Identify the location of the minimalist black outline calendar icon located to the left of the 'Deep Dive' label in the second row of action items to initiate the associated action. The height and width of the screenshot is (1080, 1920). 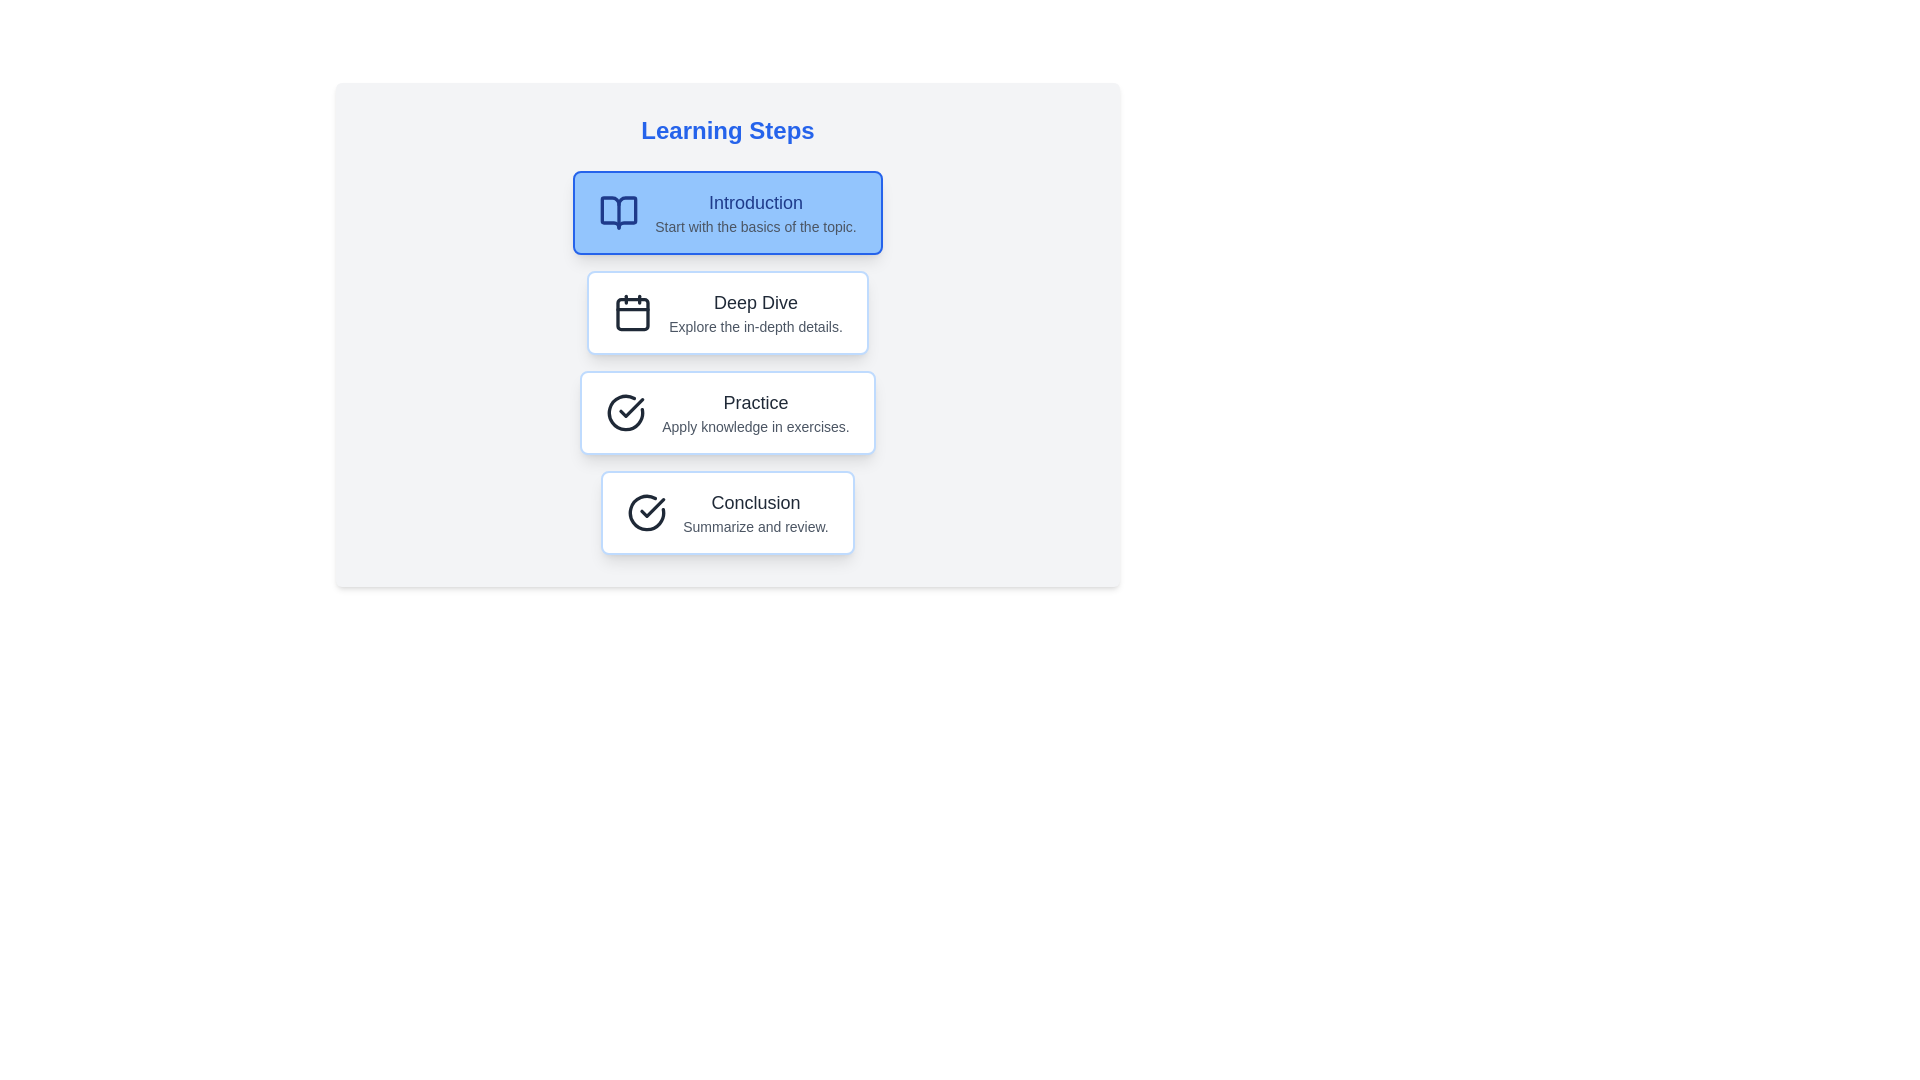
(632, 312).